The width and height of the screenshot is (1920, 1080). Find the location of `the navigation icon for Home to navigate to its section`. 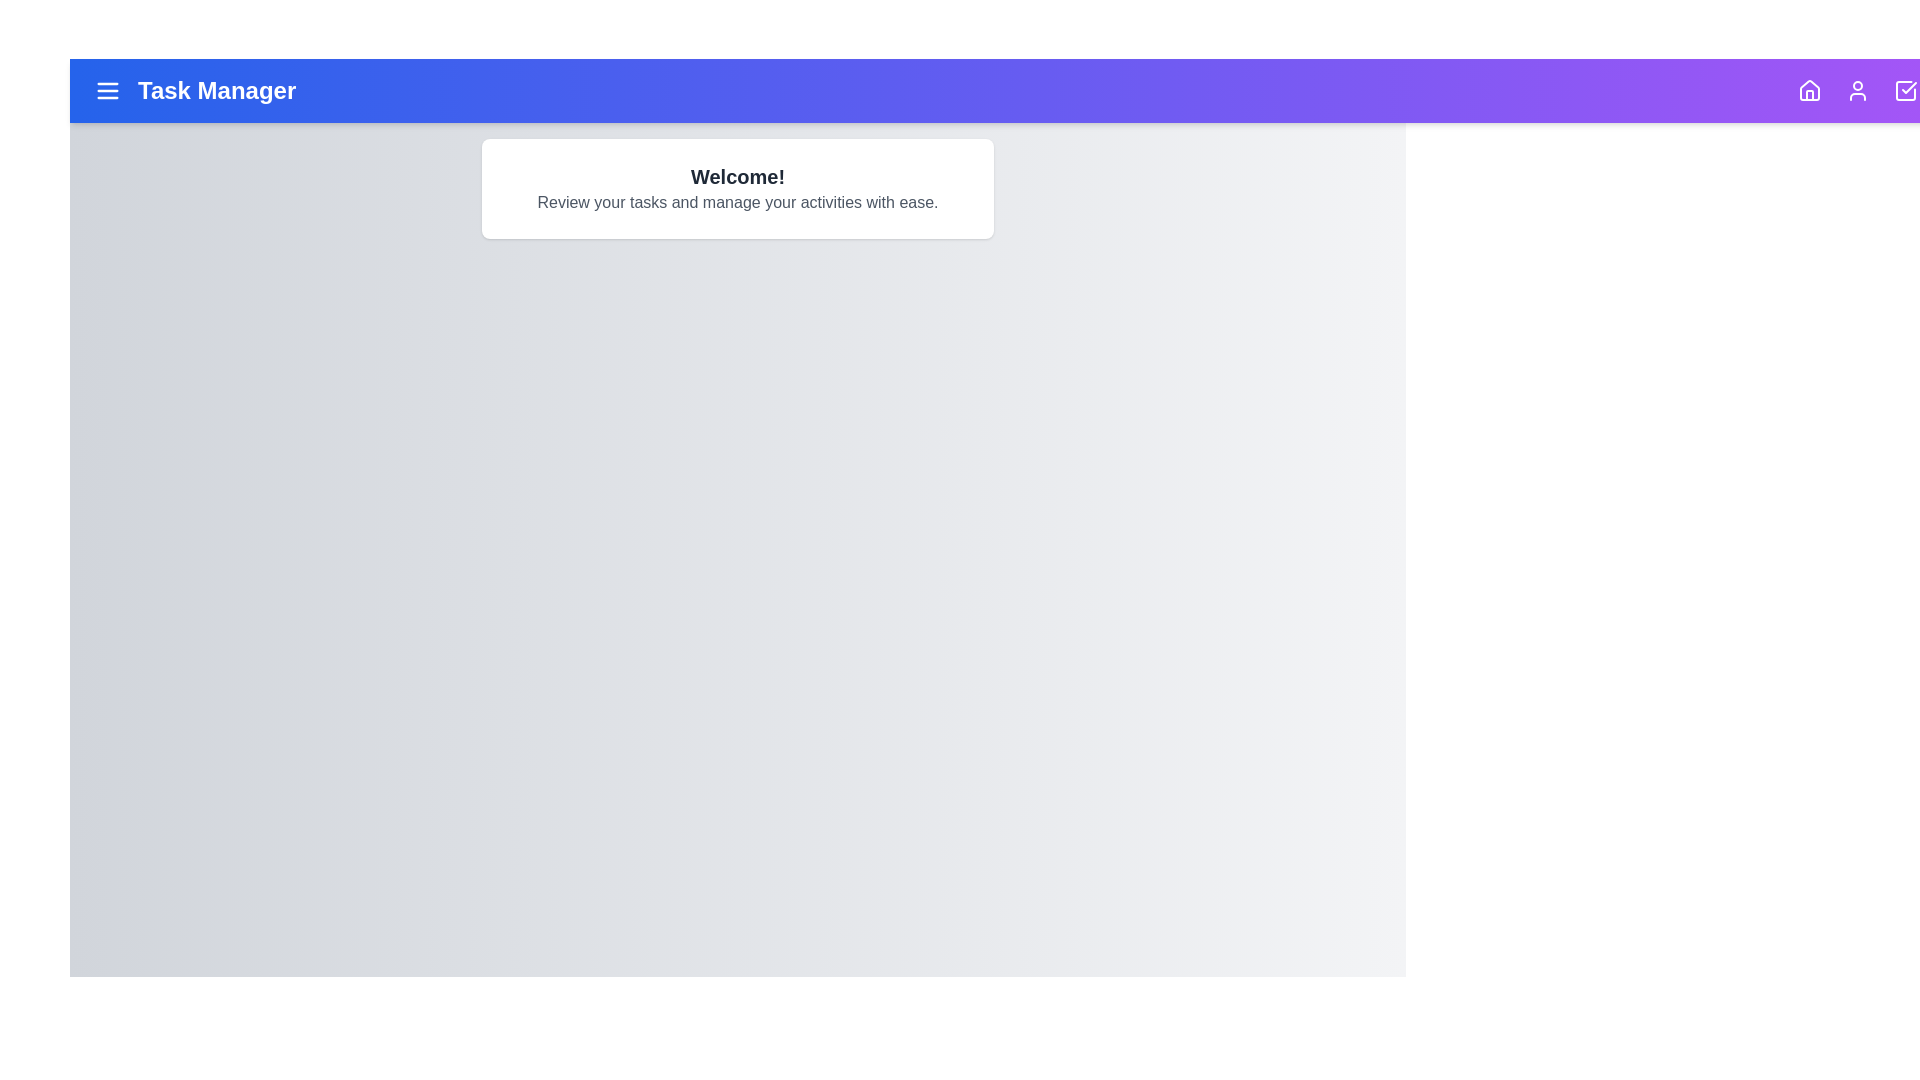

the navigation icon for Home to navigate to its section is located at coordinates (1809, 91).